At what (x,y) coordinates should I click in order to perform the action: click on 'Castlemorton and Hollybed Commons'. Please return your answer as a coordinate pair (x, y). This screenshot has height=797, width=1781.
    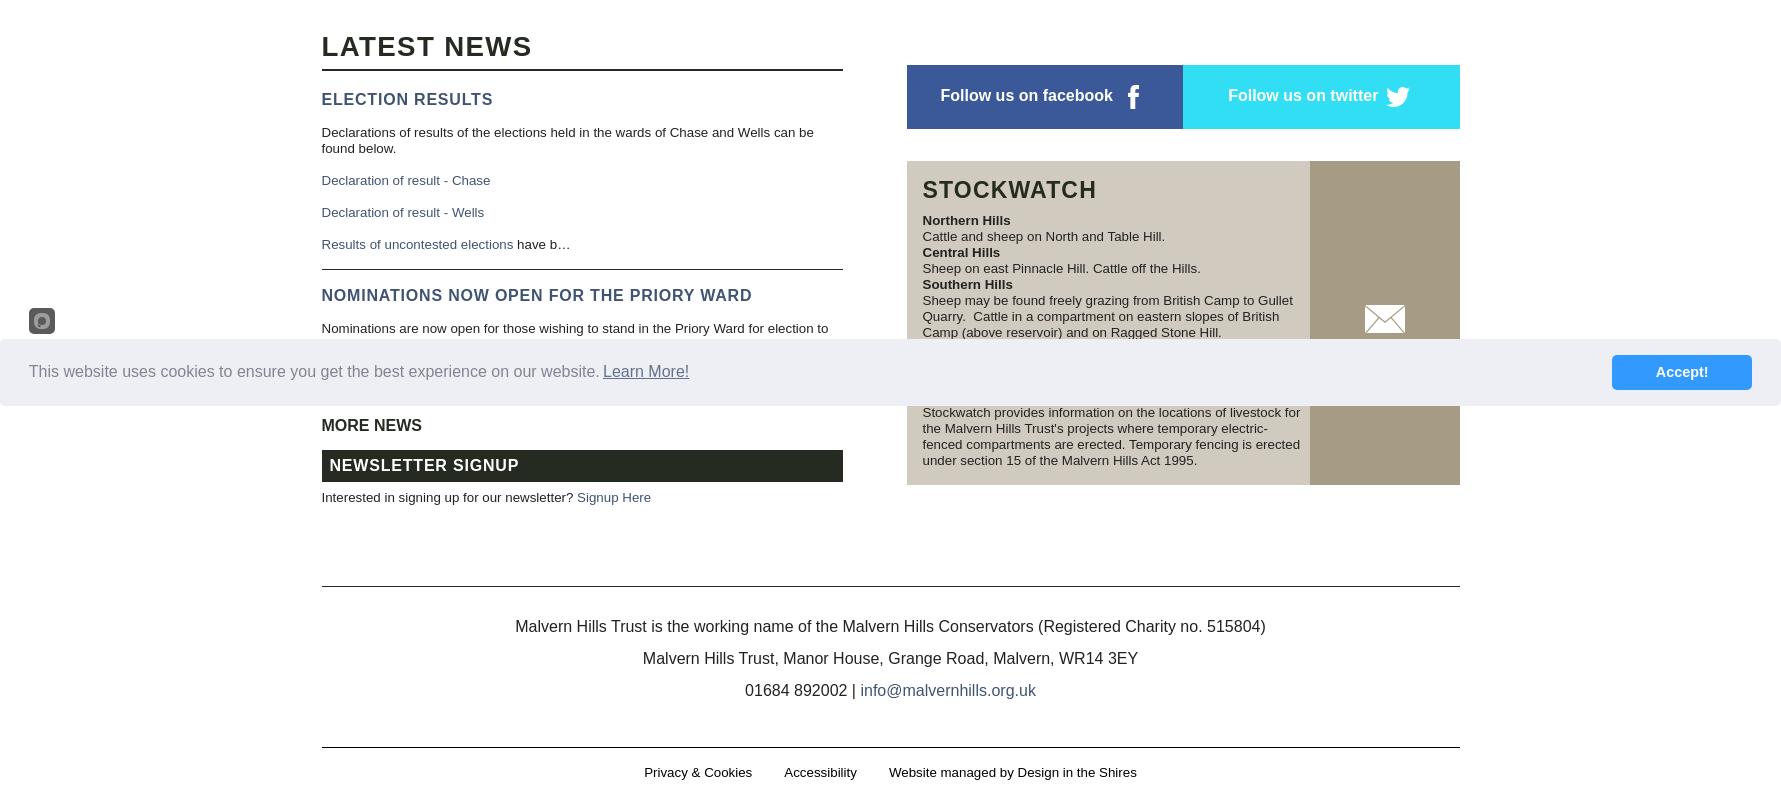
    Looking at the image, I should click on (1042, 378).